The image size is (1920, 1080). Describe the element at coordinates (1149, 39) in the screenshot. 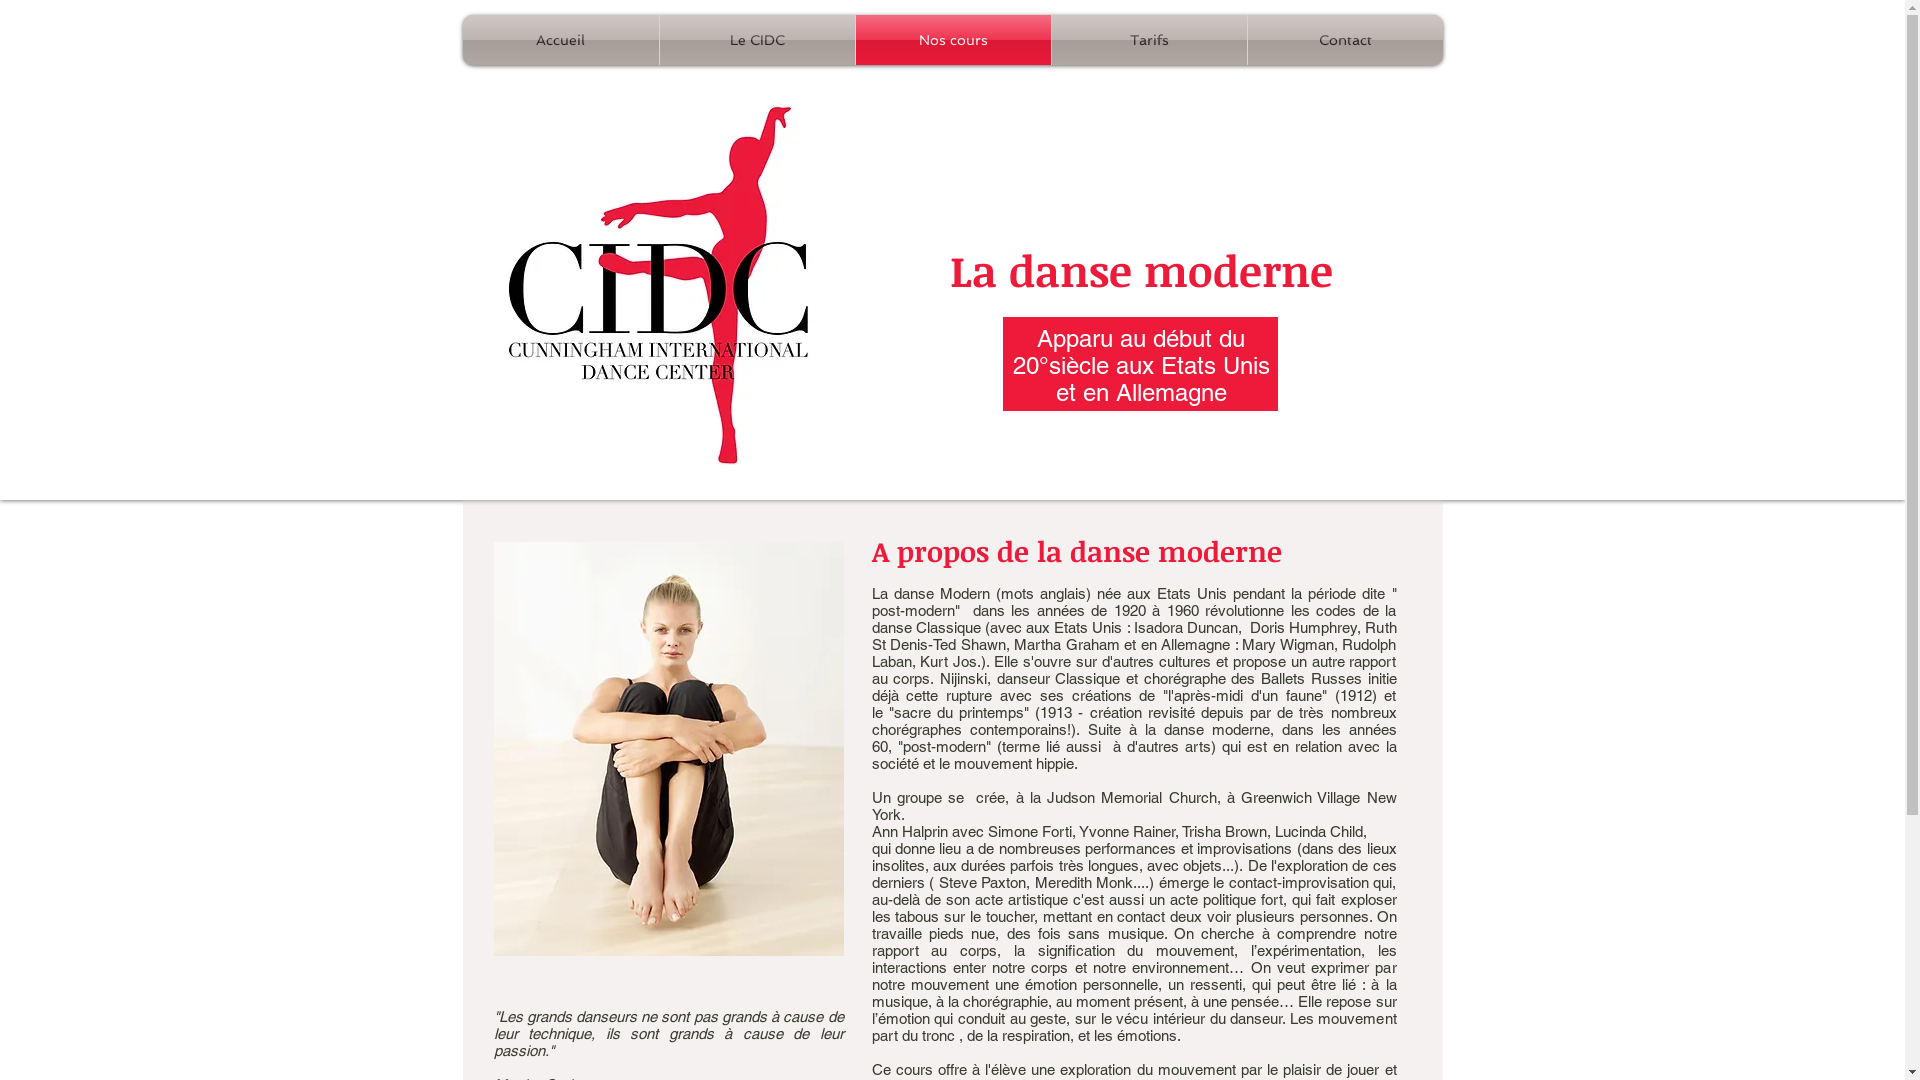

I see `'Tarifs'` at that location.